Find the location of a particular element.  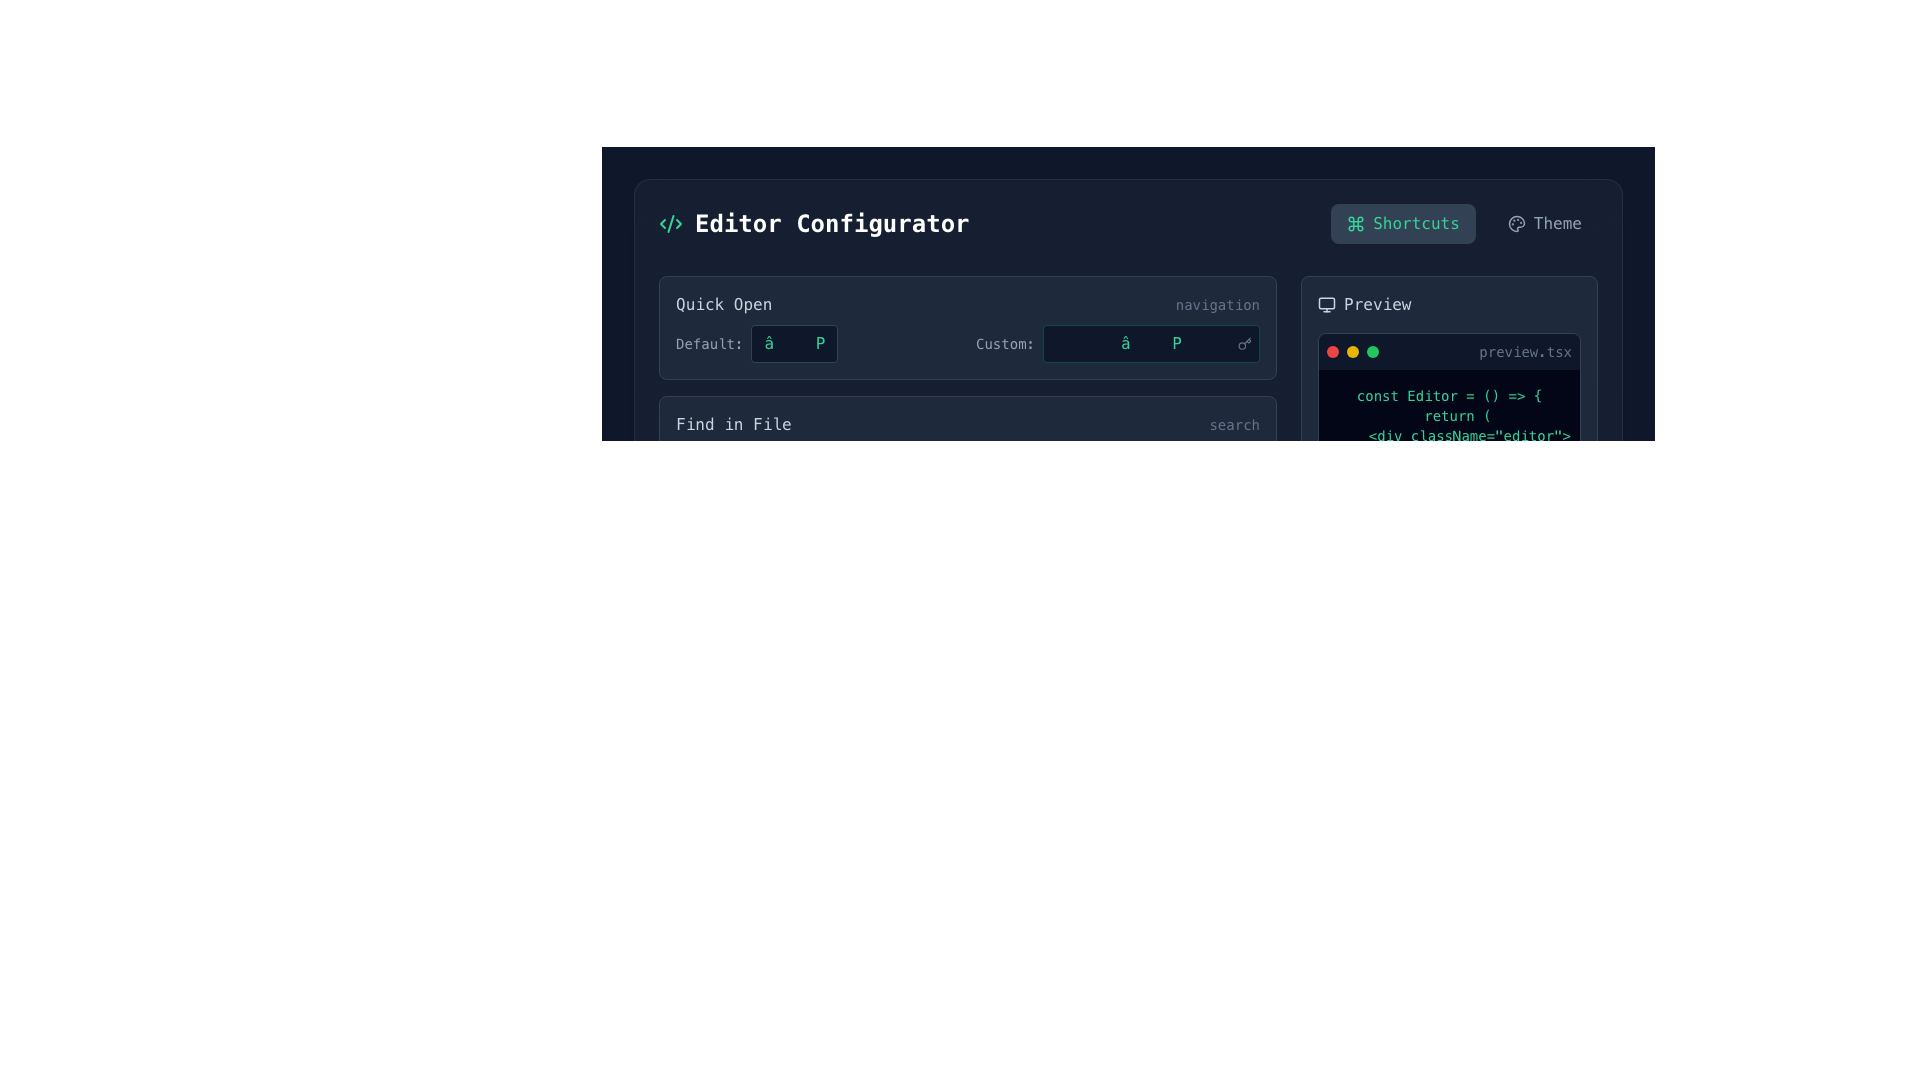

the green circular status indicator, which is the third icon in a horizontal sequence of three icons located near the top-right area of the interface is located at coordinates (1371, 350).